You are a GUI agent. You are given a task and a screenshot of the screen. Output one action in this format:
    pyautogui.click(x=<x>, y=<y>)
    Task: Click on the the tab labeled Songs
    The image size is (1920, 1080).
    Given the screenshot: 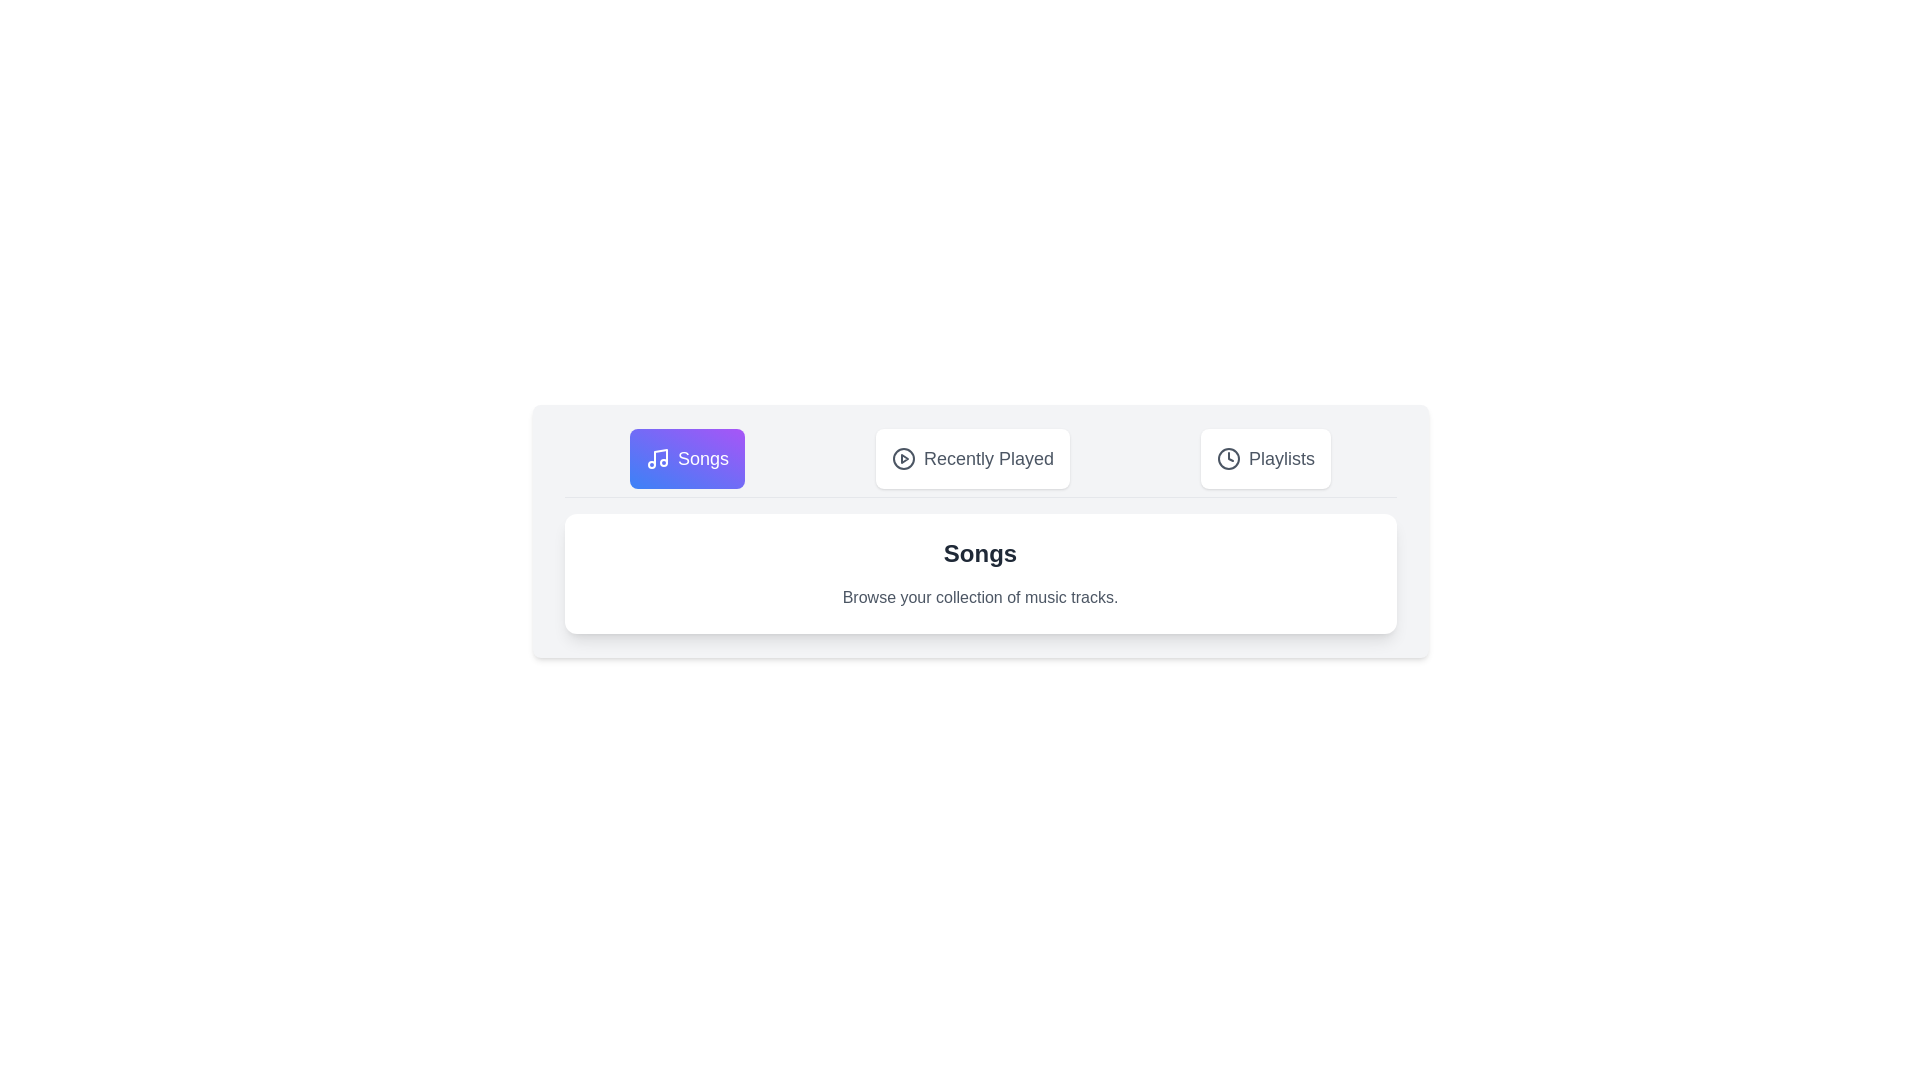 What is the action you would take?
    pyautogui.click(x=686, y=459)
    